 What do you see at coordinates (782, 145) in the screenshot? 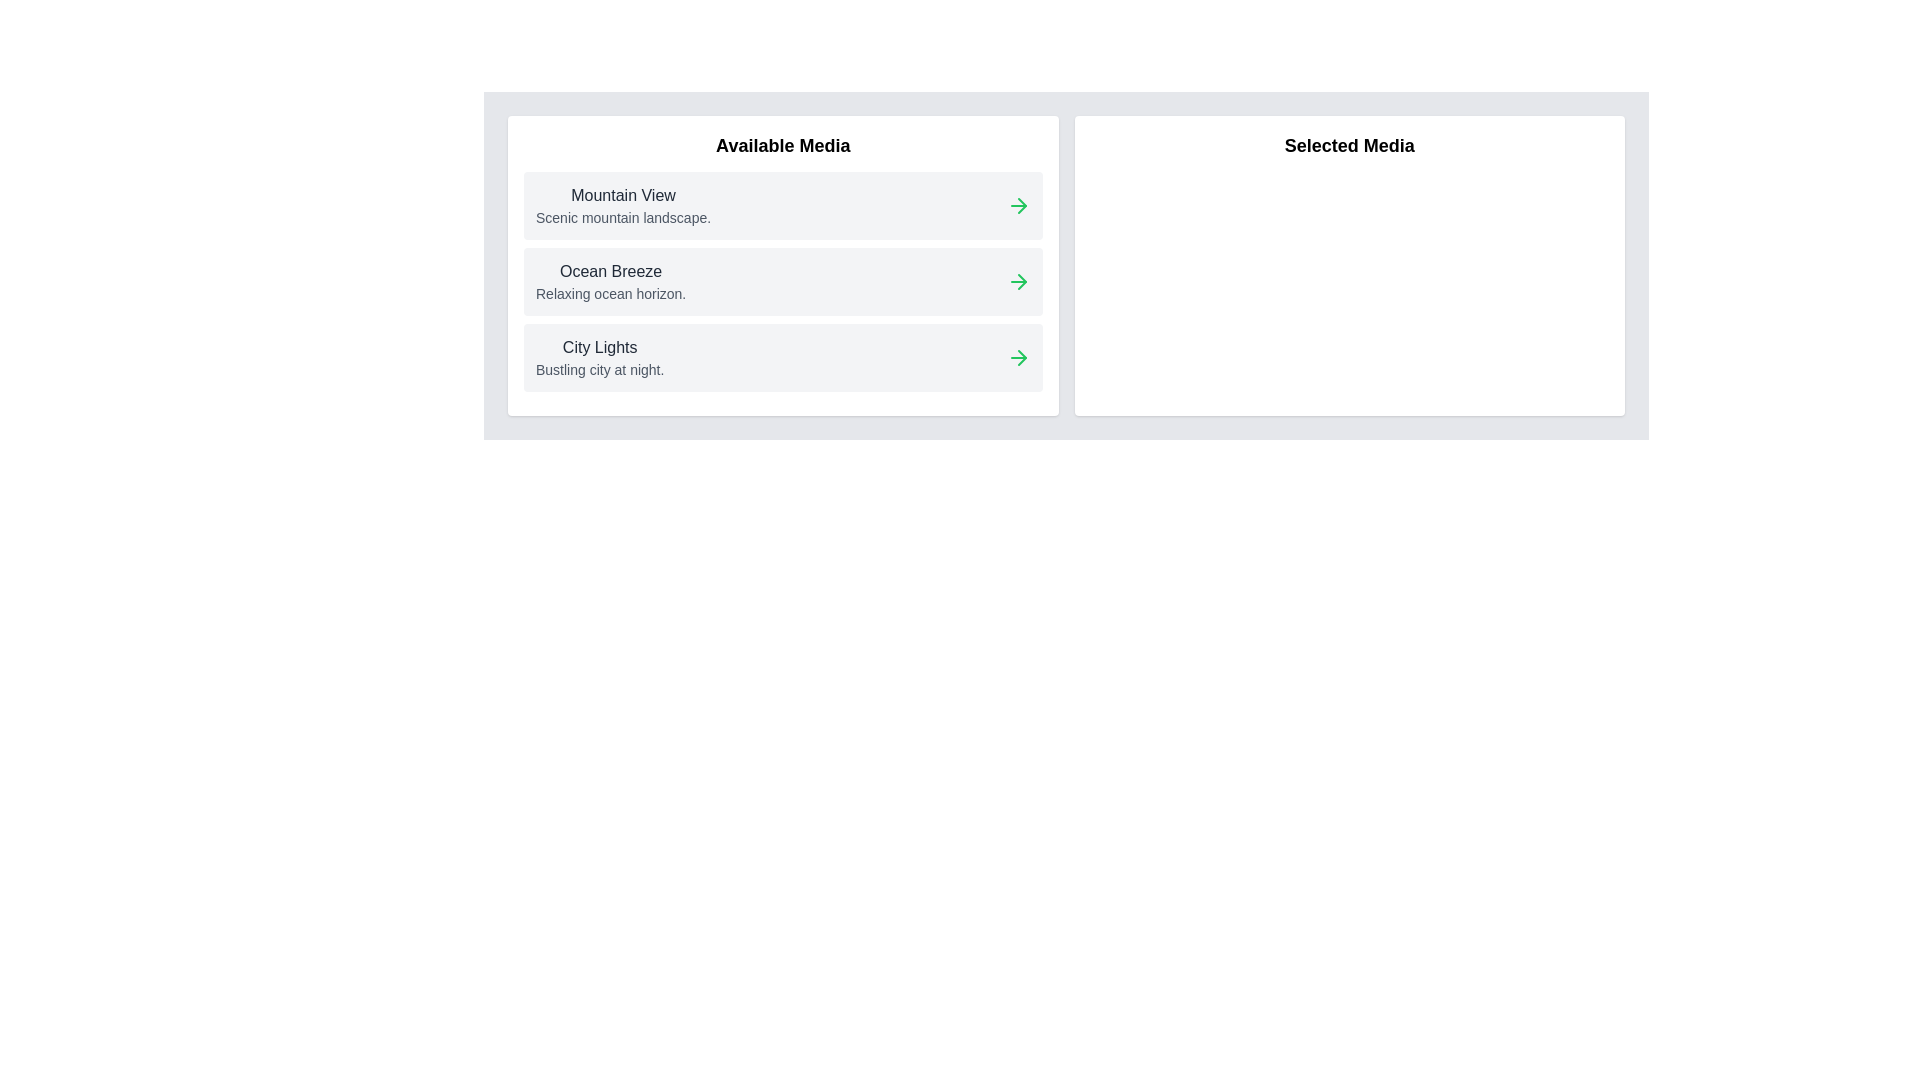
I see `the title 'Available Media' to focus or select it` at bounding box center [782, 145].